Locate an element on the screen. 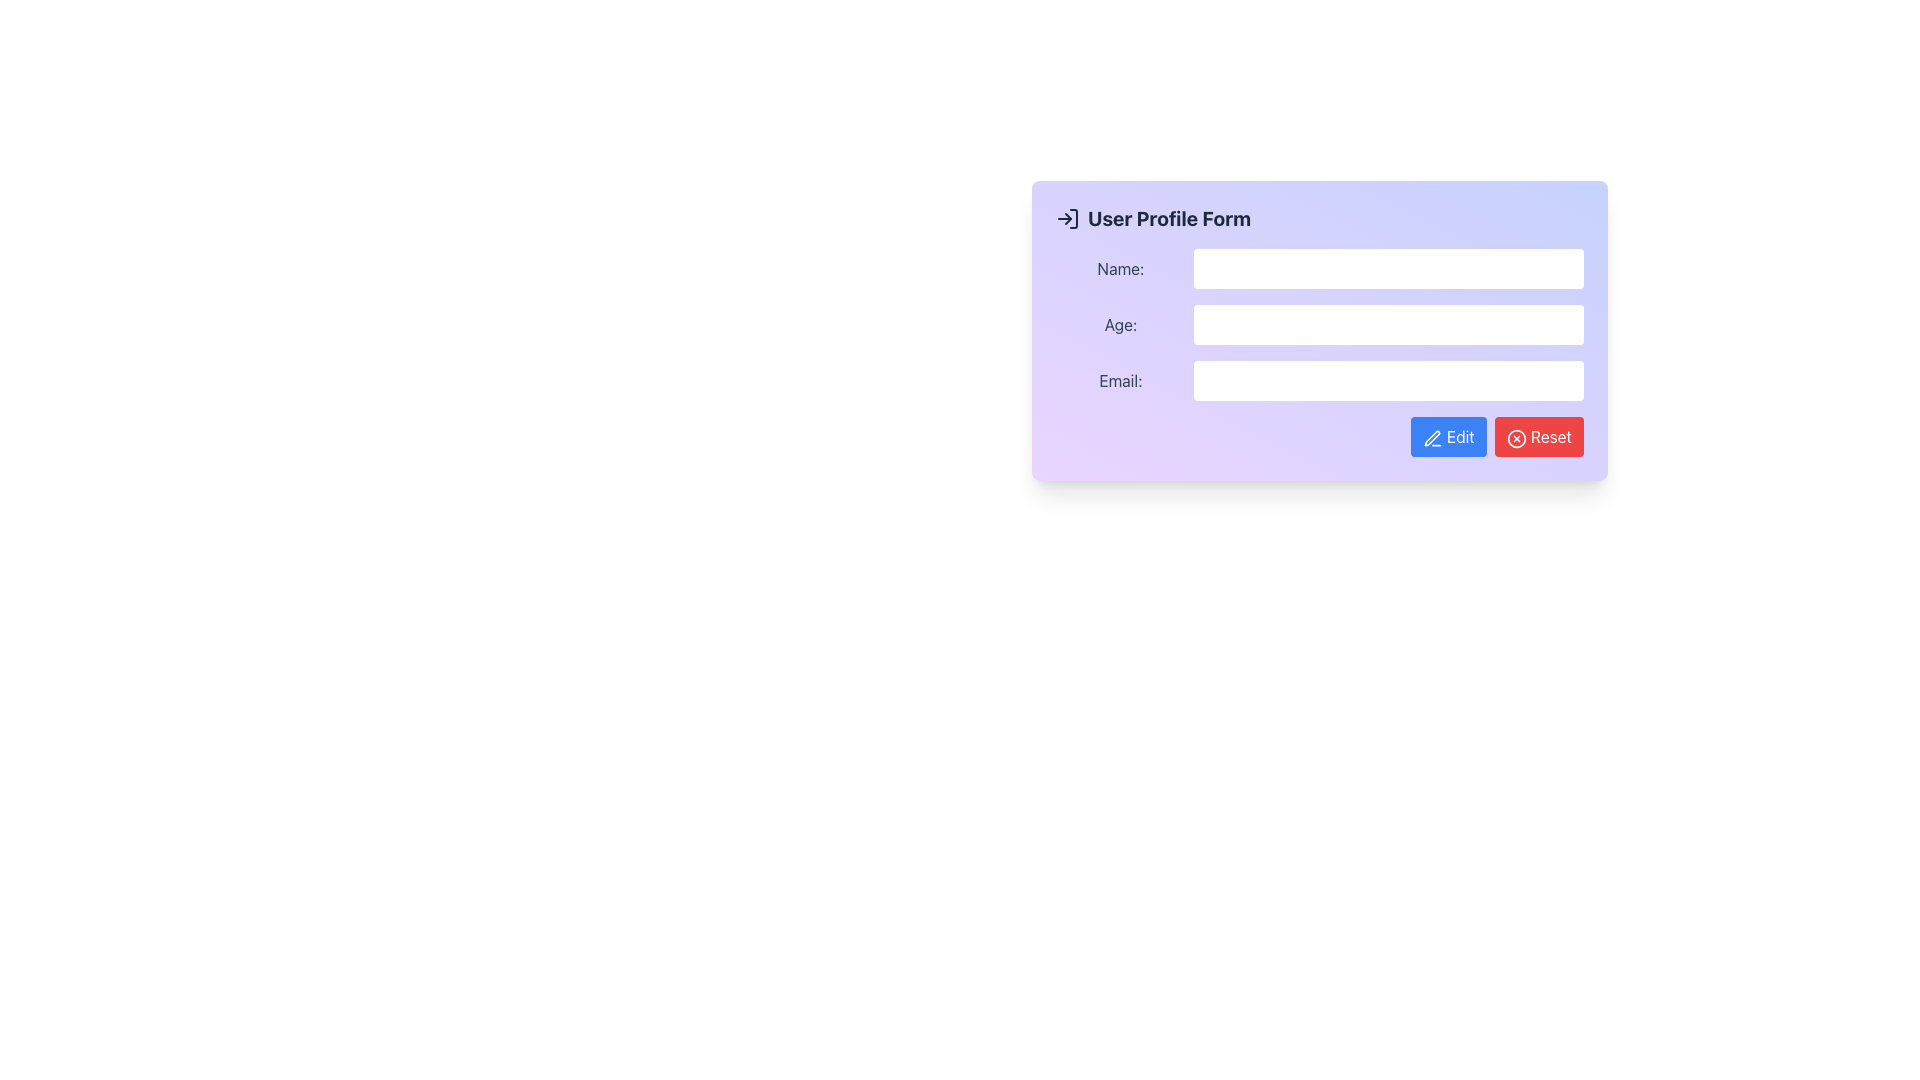  the circular SVG shape that is styled as an outline and is part of the 'X' icon located in the top-right corner next to the 'User Profile Form' header is located at coordinates (1516, 437).